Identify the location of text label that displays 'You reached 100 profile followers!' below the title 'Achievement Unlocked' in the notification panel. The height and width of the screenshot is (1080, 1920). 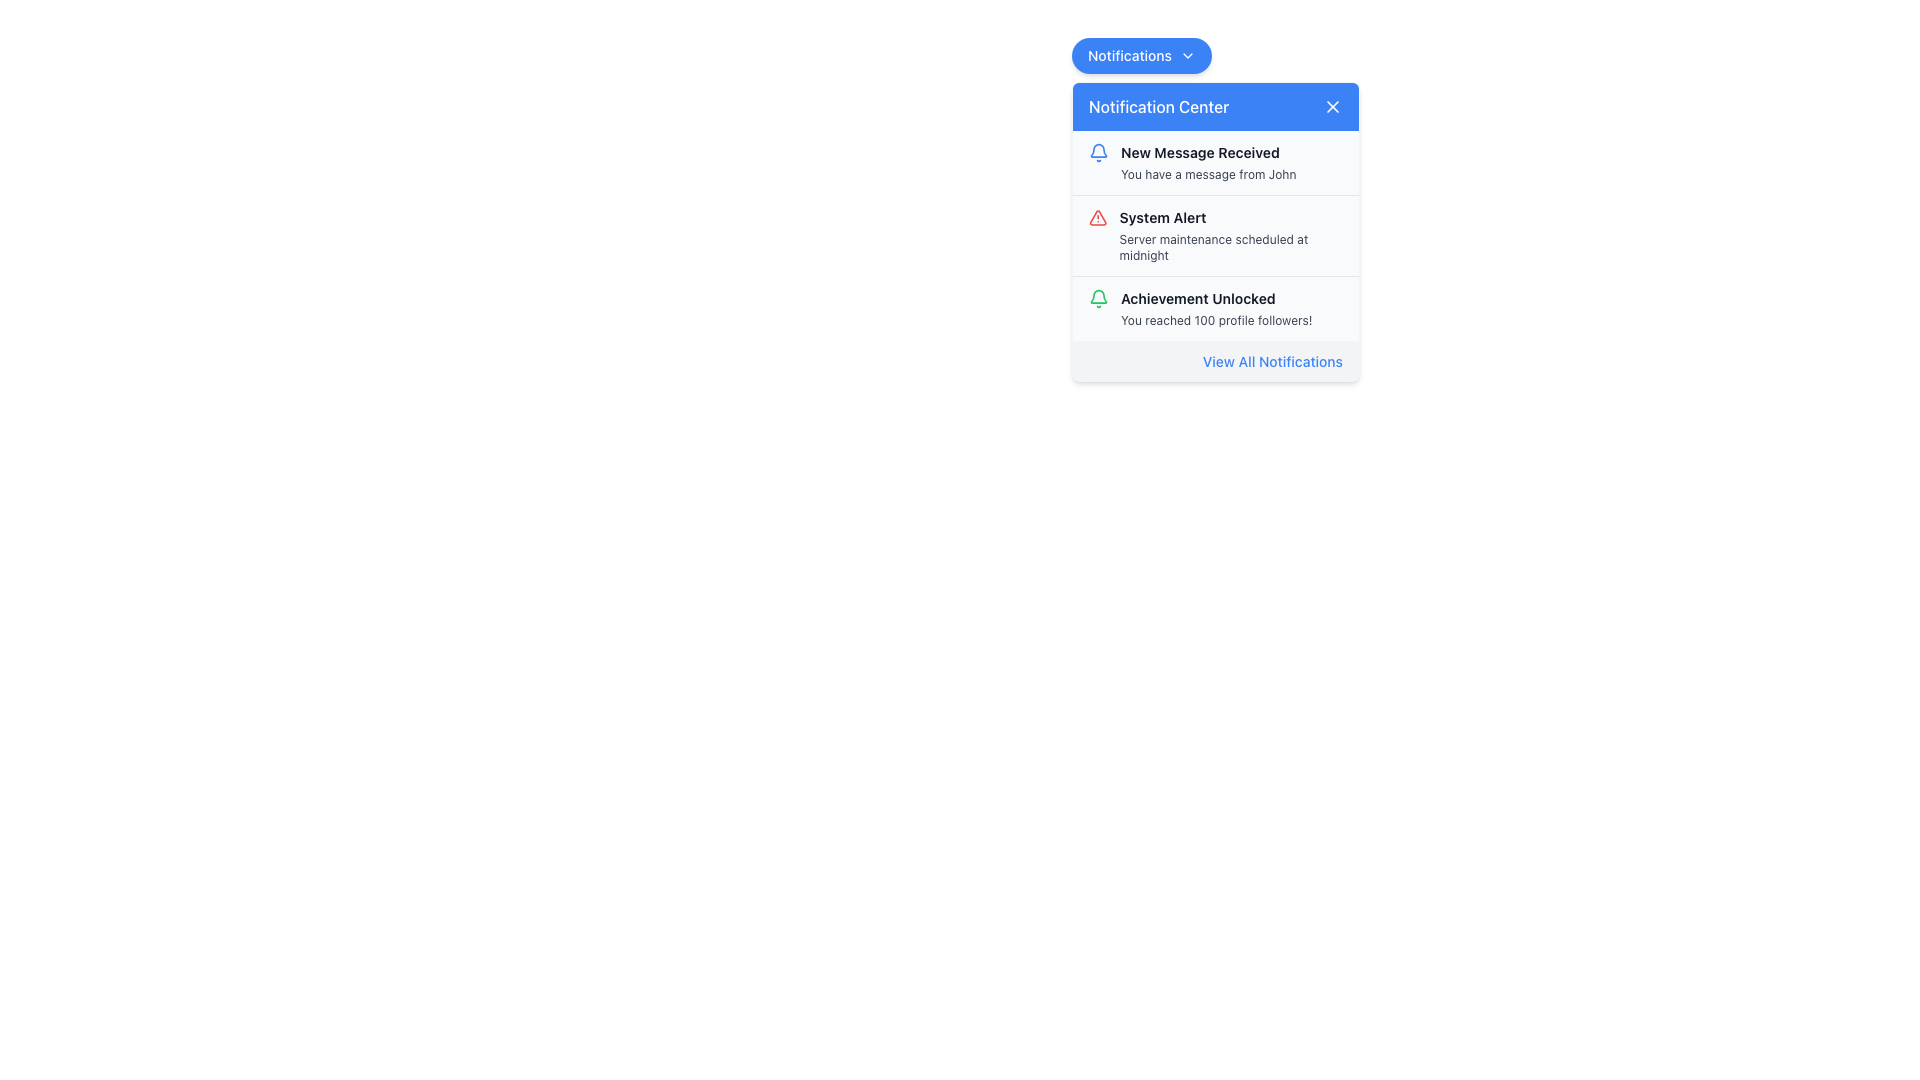
(1215, 319).